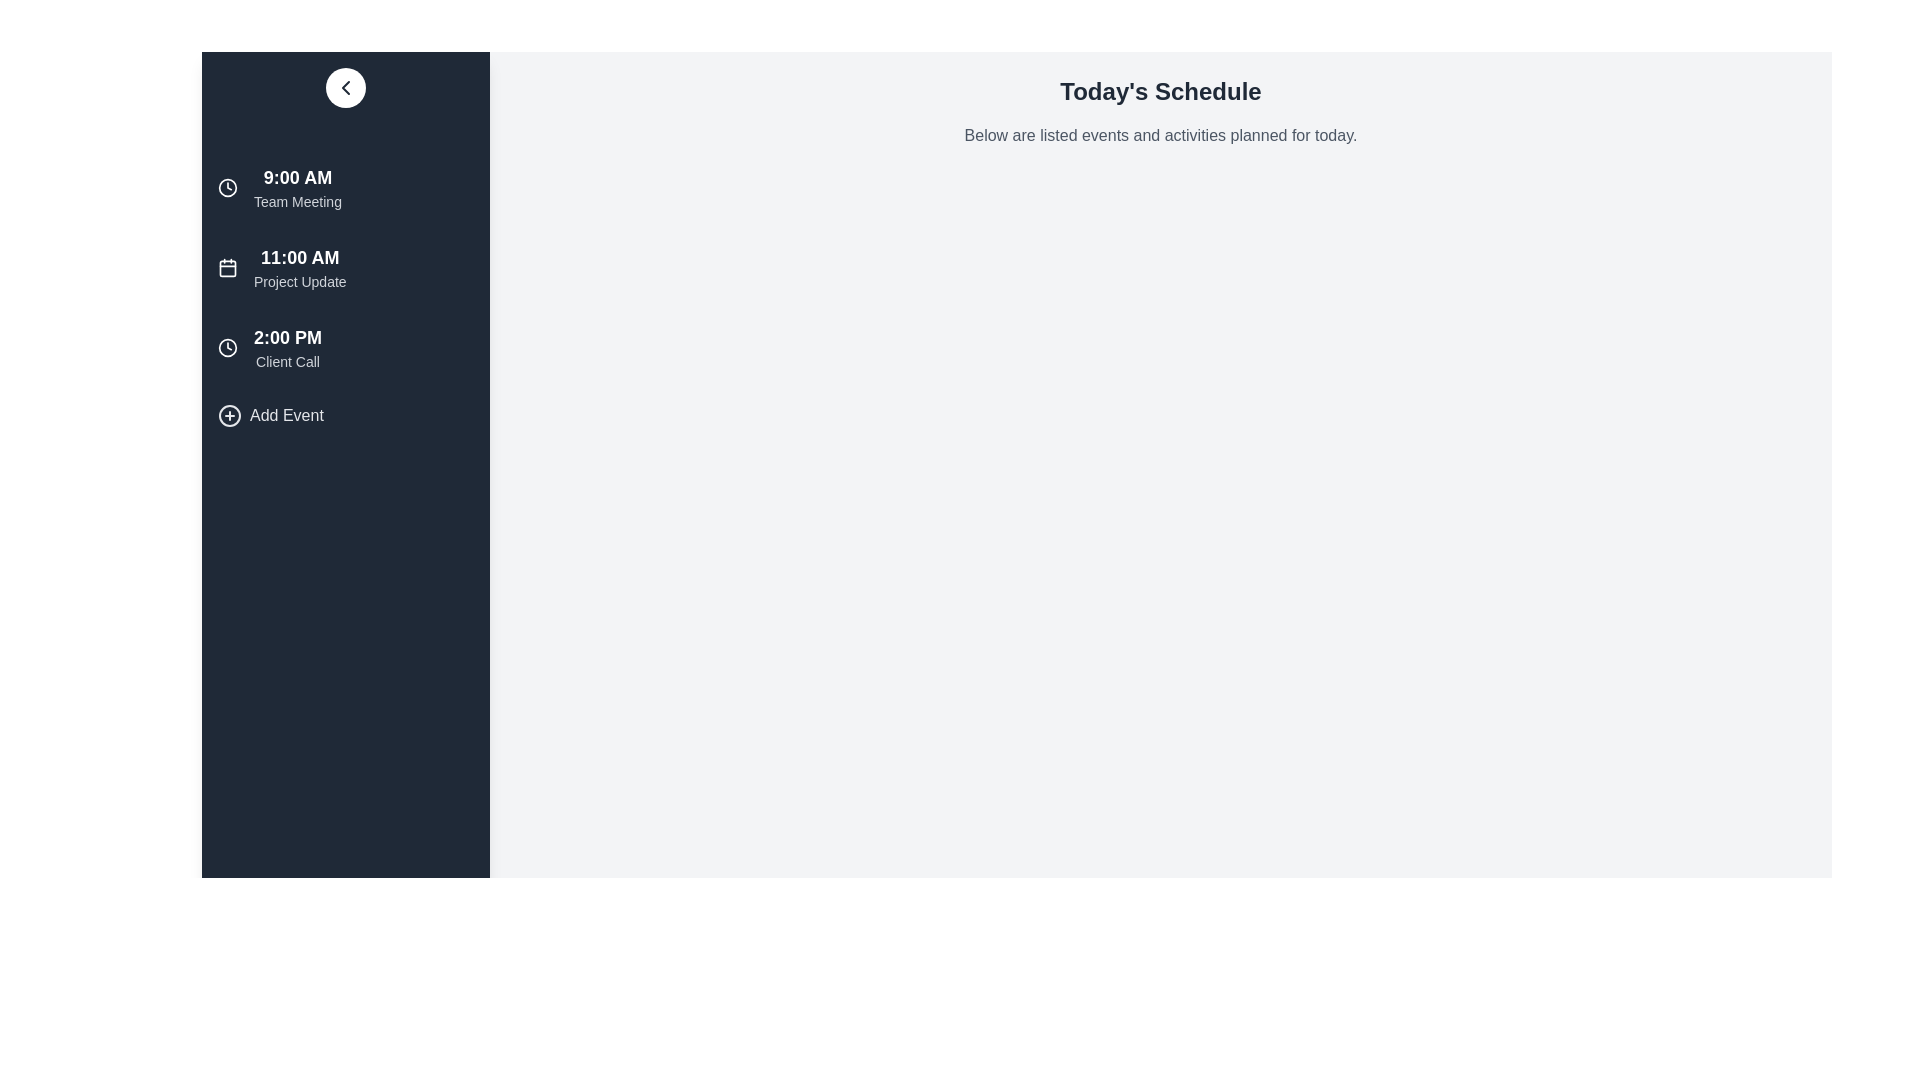  I want to click on the 'Add Event' button to initiate adding a new event, so click(269, 415).